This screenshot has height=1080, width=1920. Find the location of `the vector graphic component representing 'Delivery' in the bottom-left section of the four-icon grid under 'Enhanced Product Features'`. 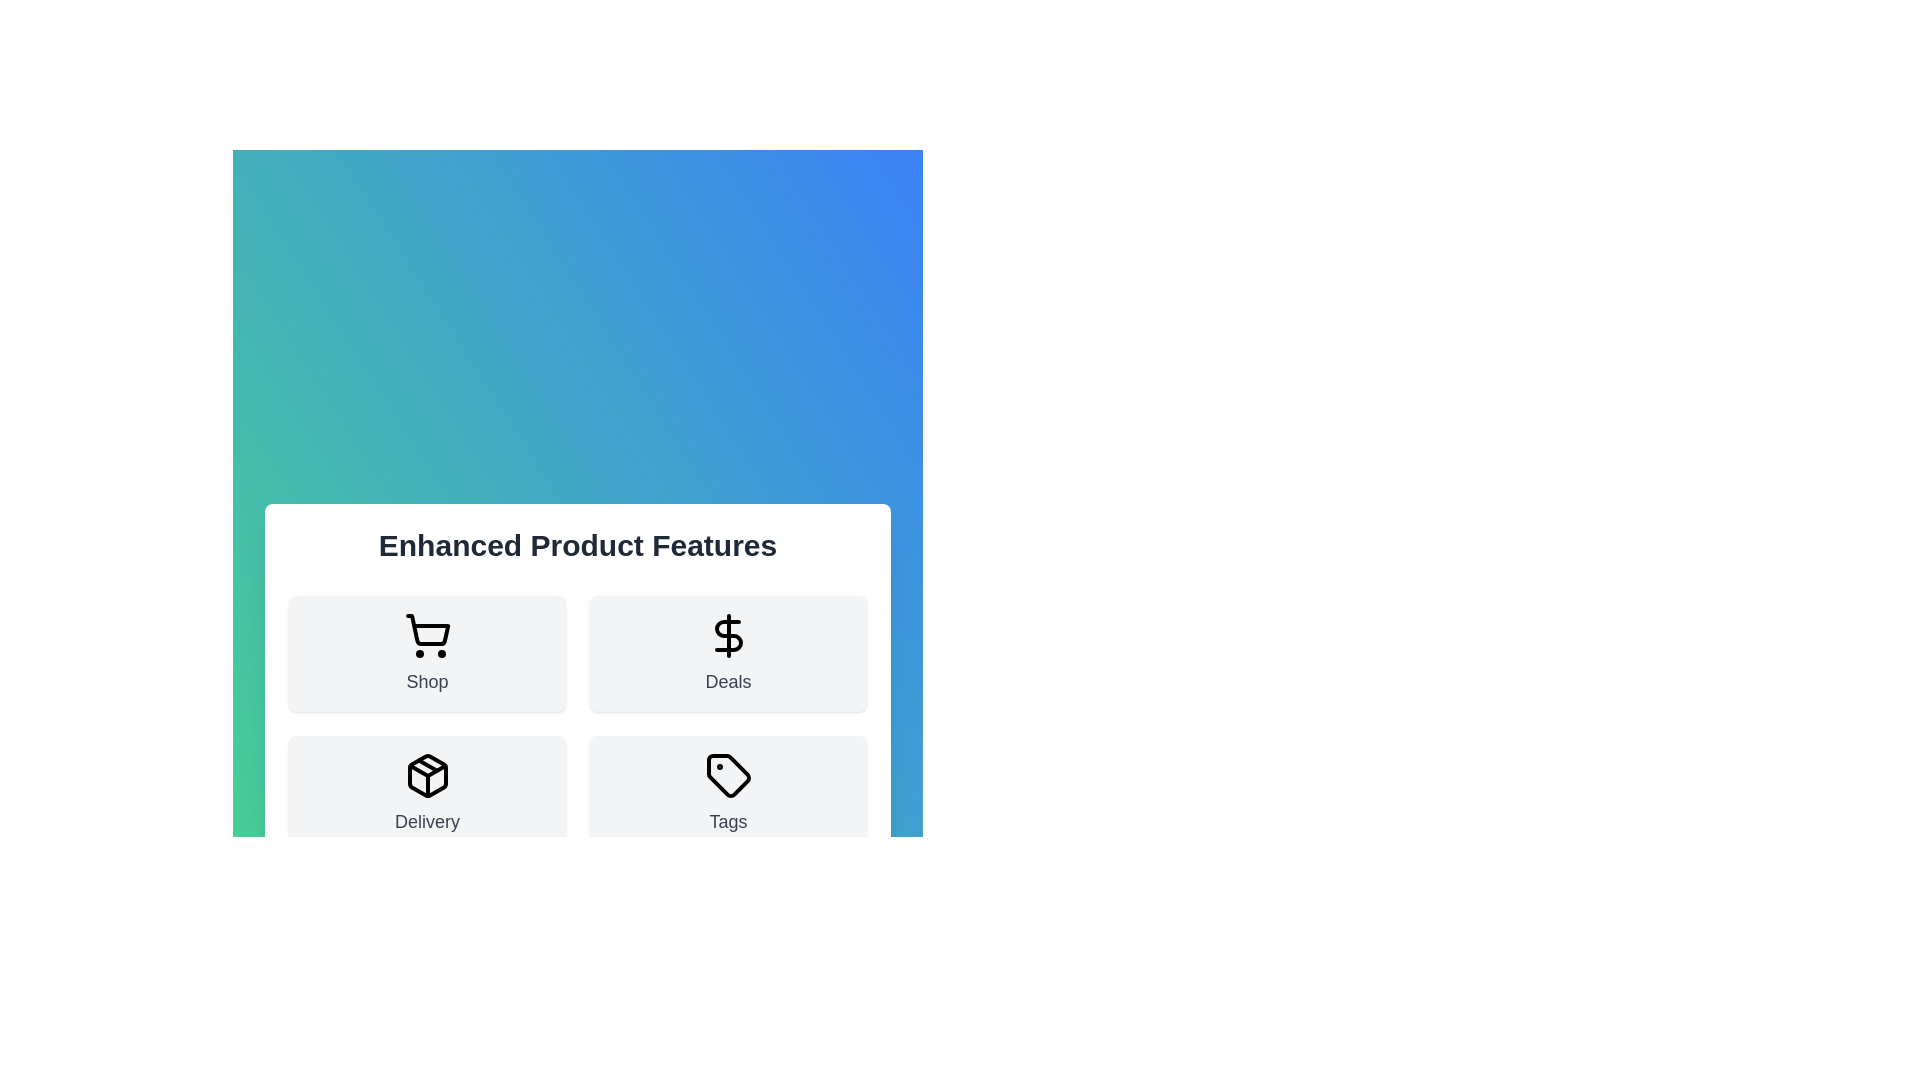

the vector graphic component representing 'Delivery' in the bottom-left section of the four-icon grid under 'Enhanced Product Features' is located at coordinates (426, 765).